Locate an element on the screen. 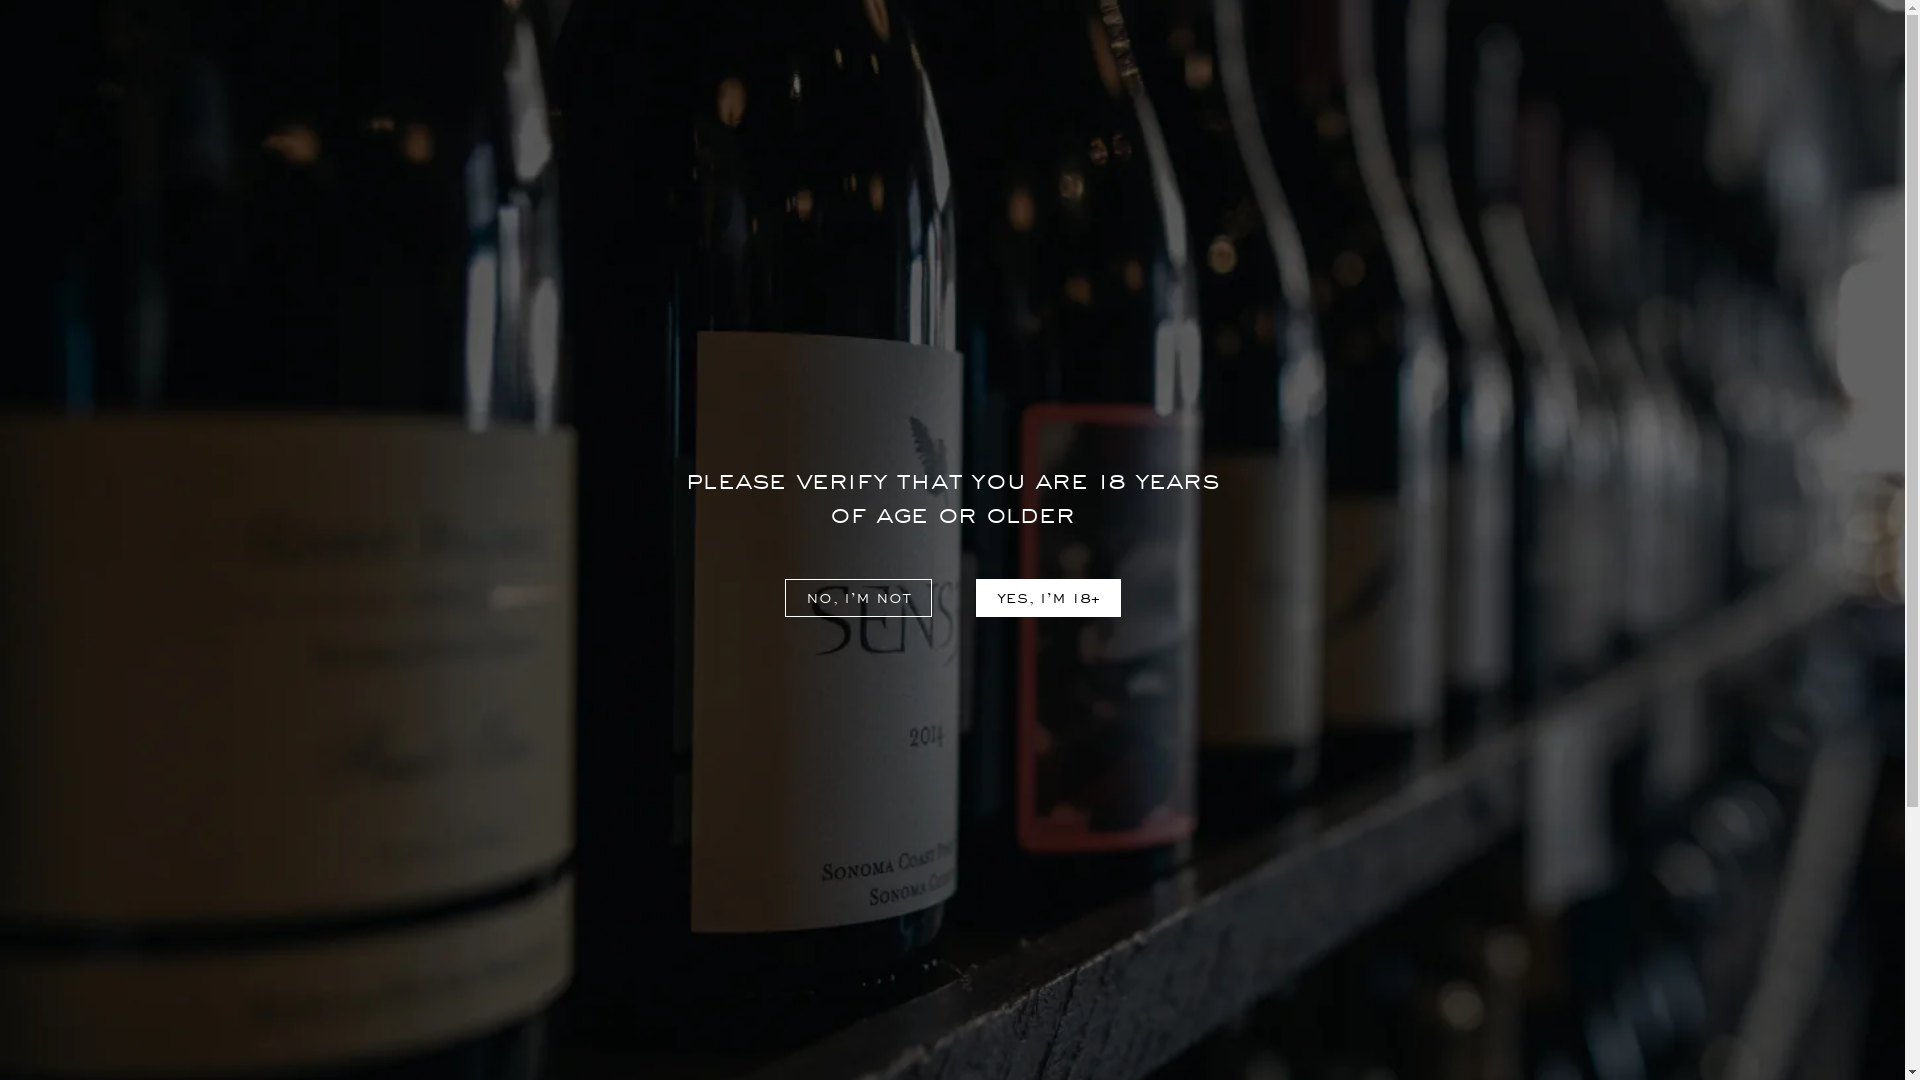  'About' is located at coordinates (163, 63).